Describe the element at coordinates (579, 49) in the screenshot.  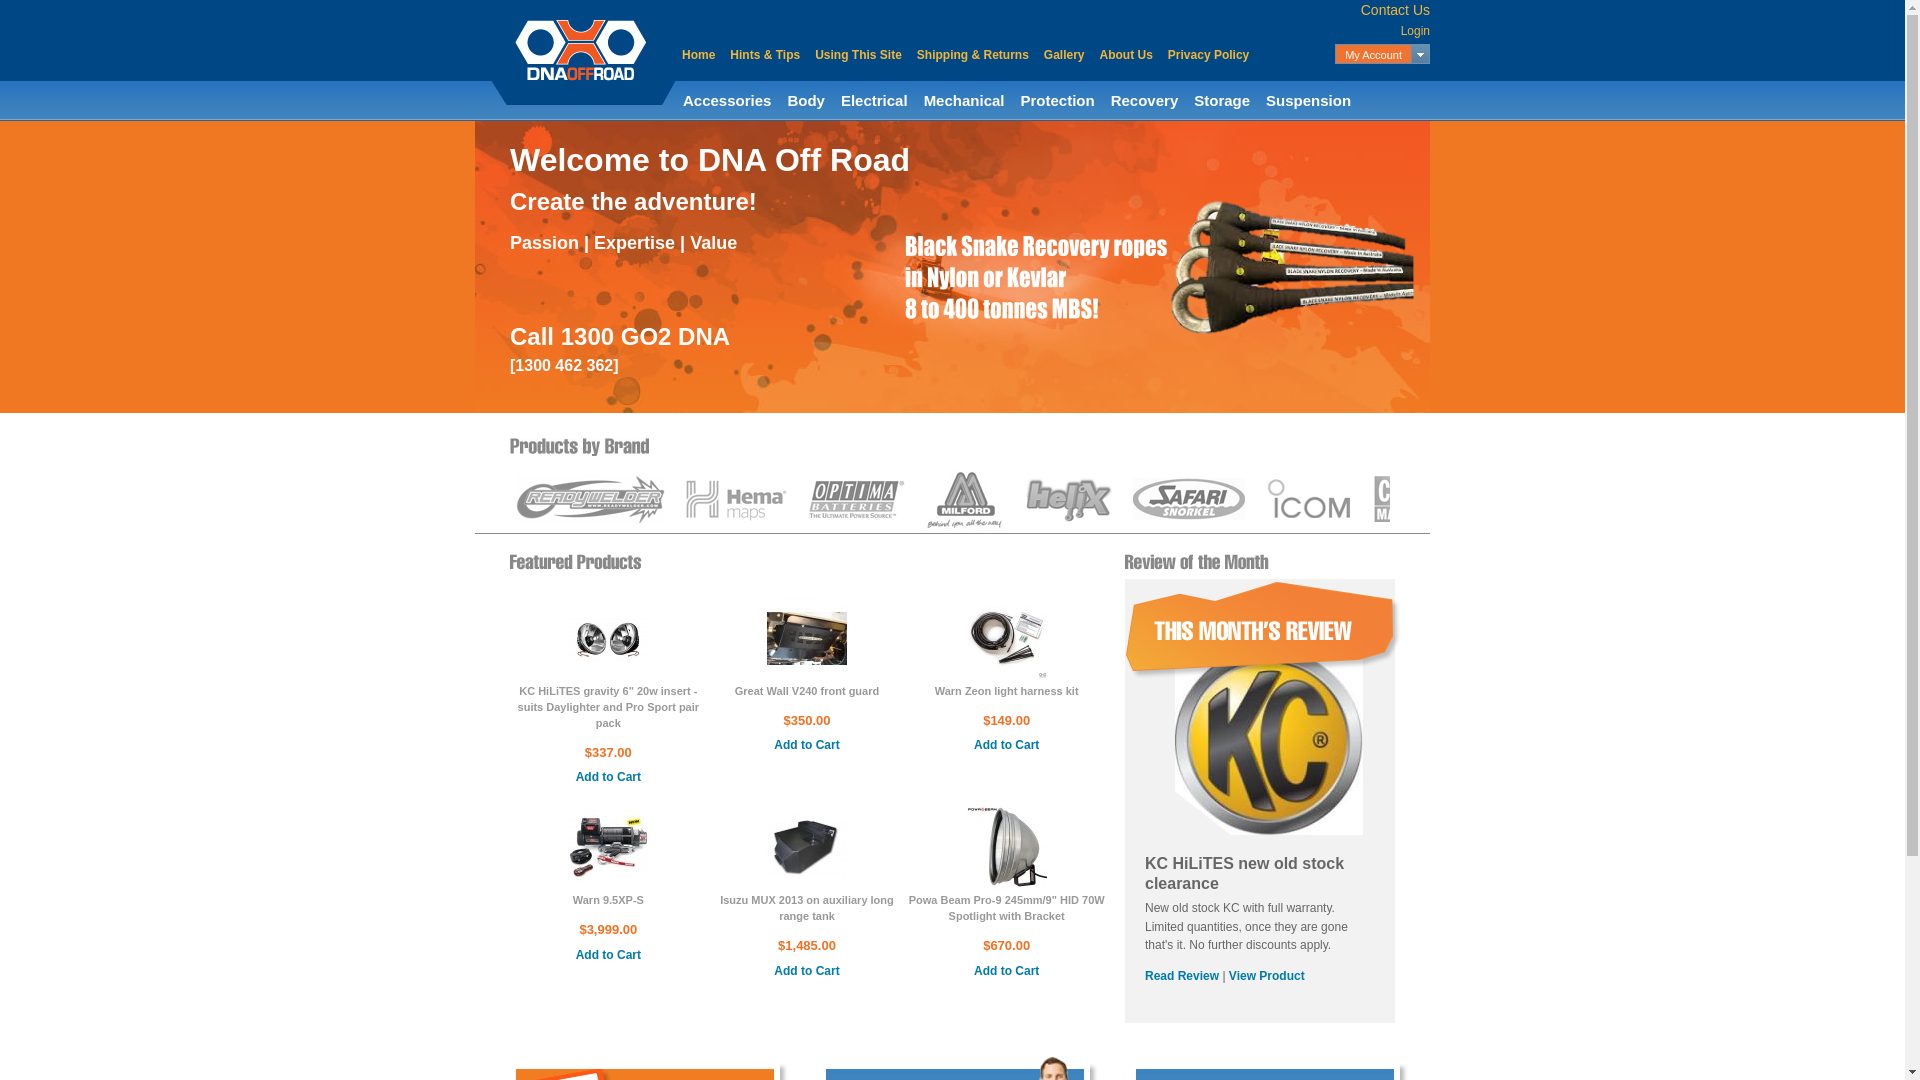
I see `'DNA Off Road'` at that location.